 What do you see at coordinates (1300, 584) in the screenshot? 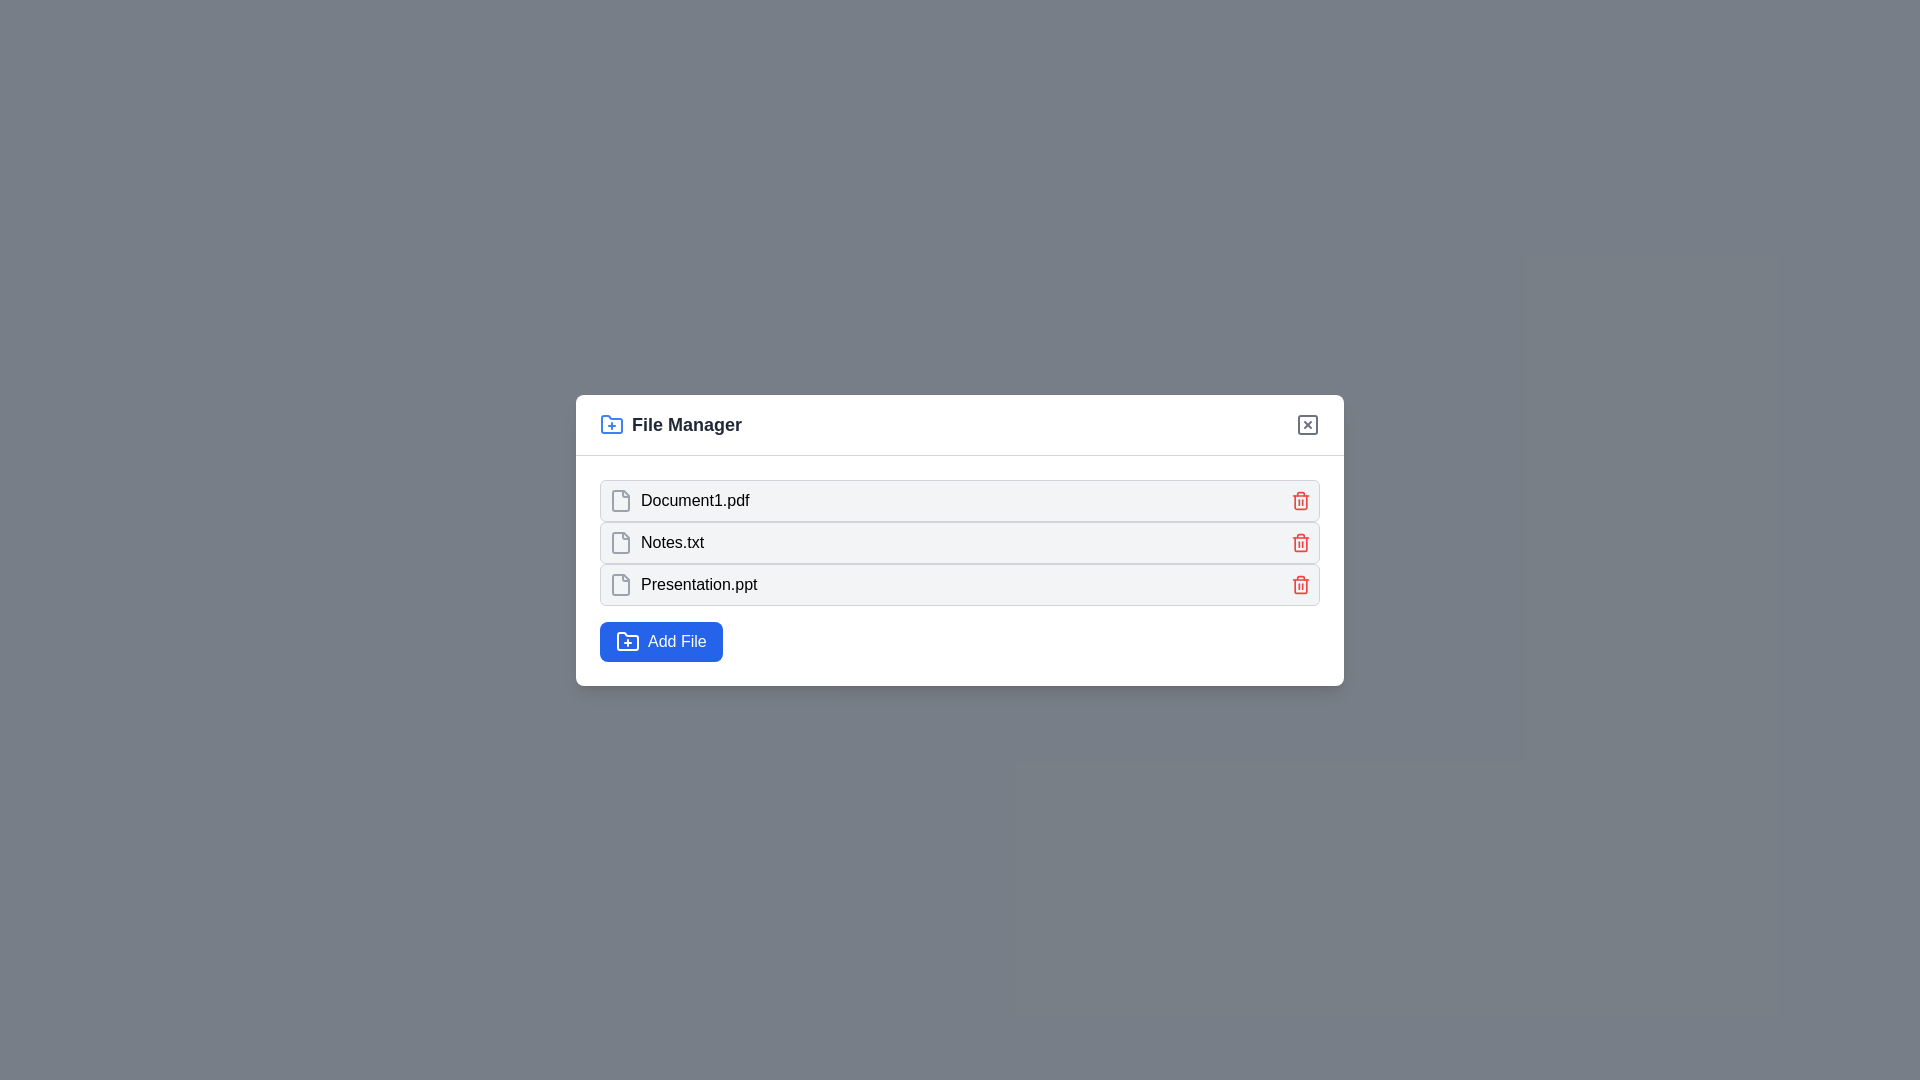
I see `the small red trash bin icon located on the far right side of the row for the file named 'Presentation.ppt'` at bounding box center [1300, 584].